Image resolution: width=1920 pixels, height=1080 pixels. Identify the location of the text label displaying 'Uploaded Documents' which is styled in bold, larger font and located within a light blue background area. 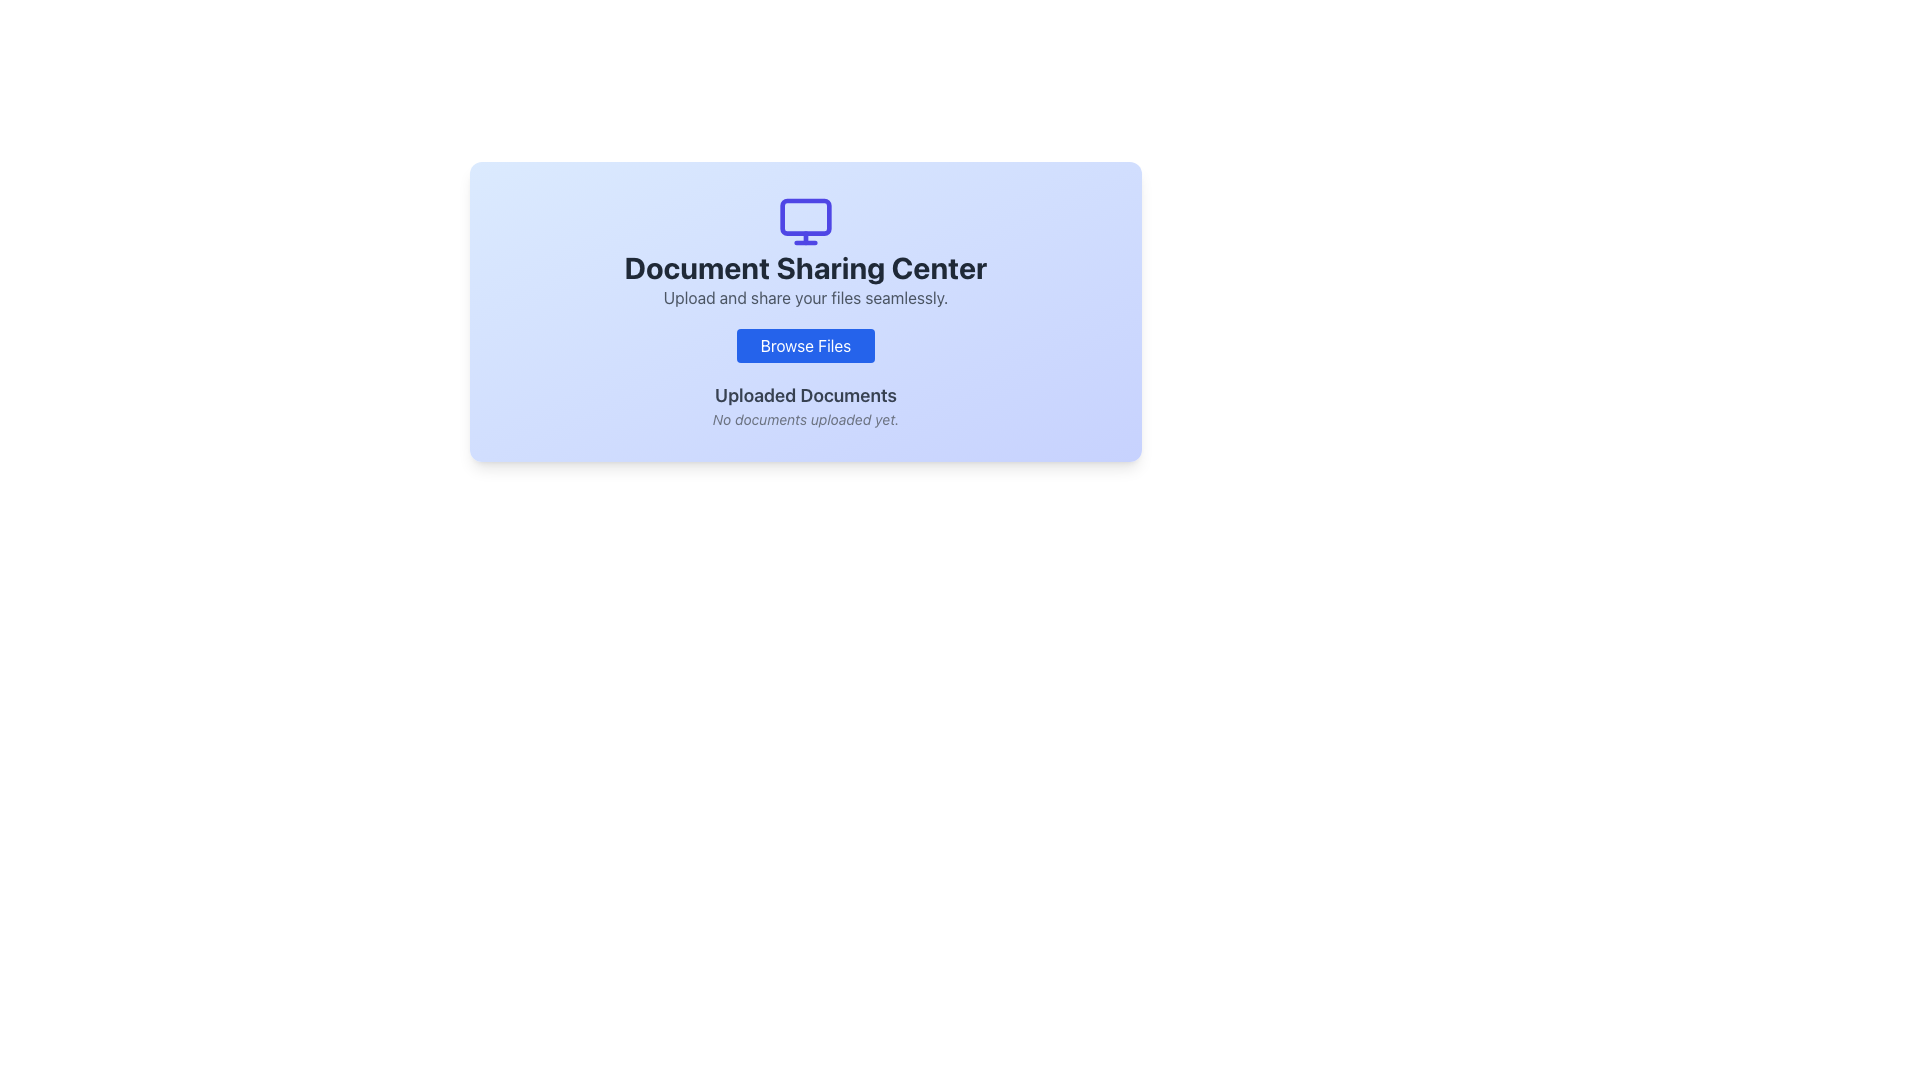
(806, 396).